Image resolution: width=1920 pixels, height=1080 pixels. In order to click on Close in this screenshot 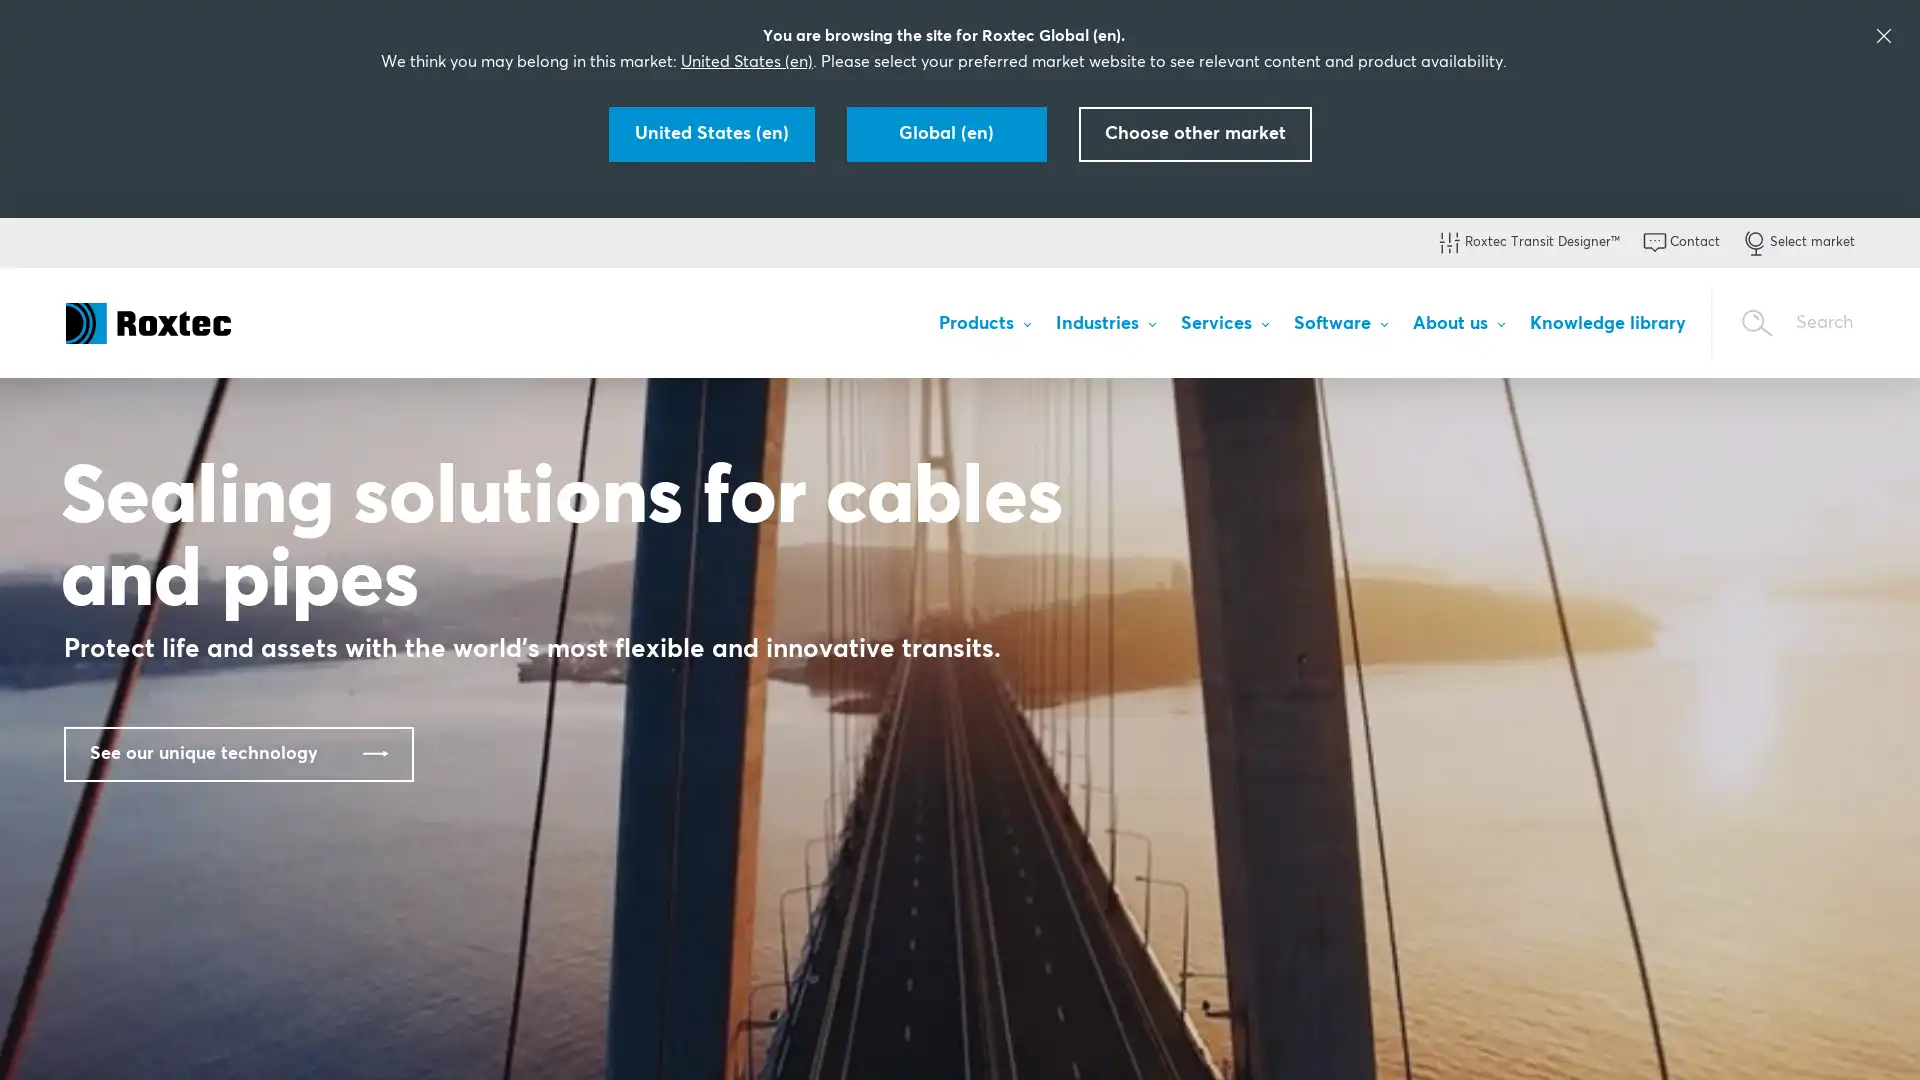, I will do `click(1886, 1035)`.